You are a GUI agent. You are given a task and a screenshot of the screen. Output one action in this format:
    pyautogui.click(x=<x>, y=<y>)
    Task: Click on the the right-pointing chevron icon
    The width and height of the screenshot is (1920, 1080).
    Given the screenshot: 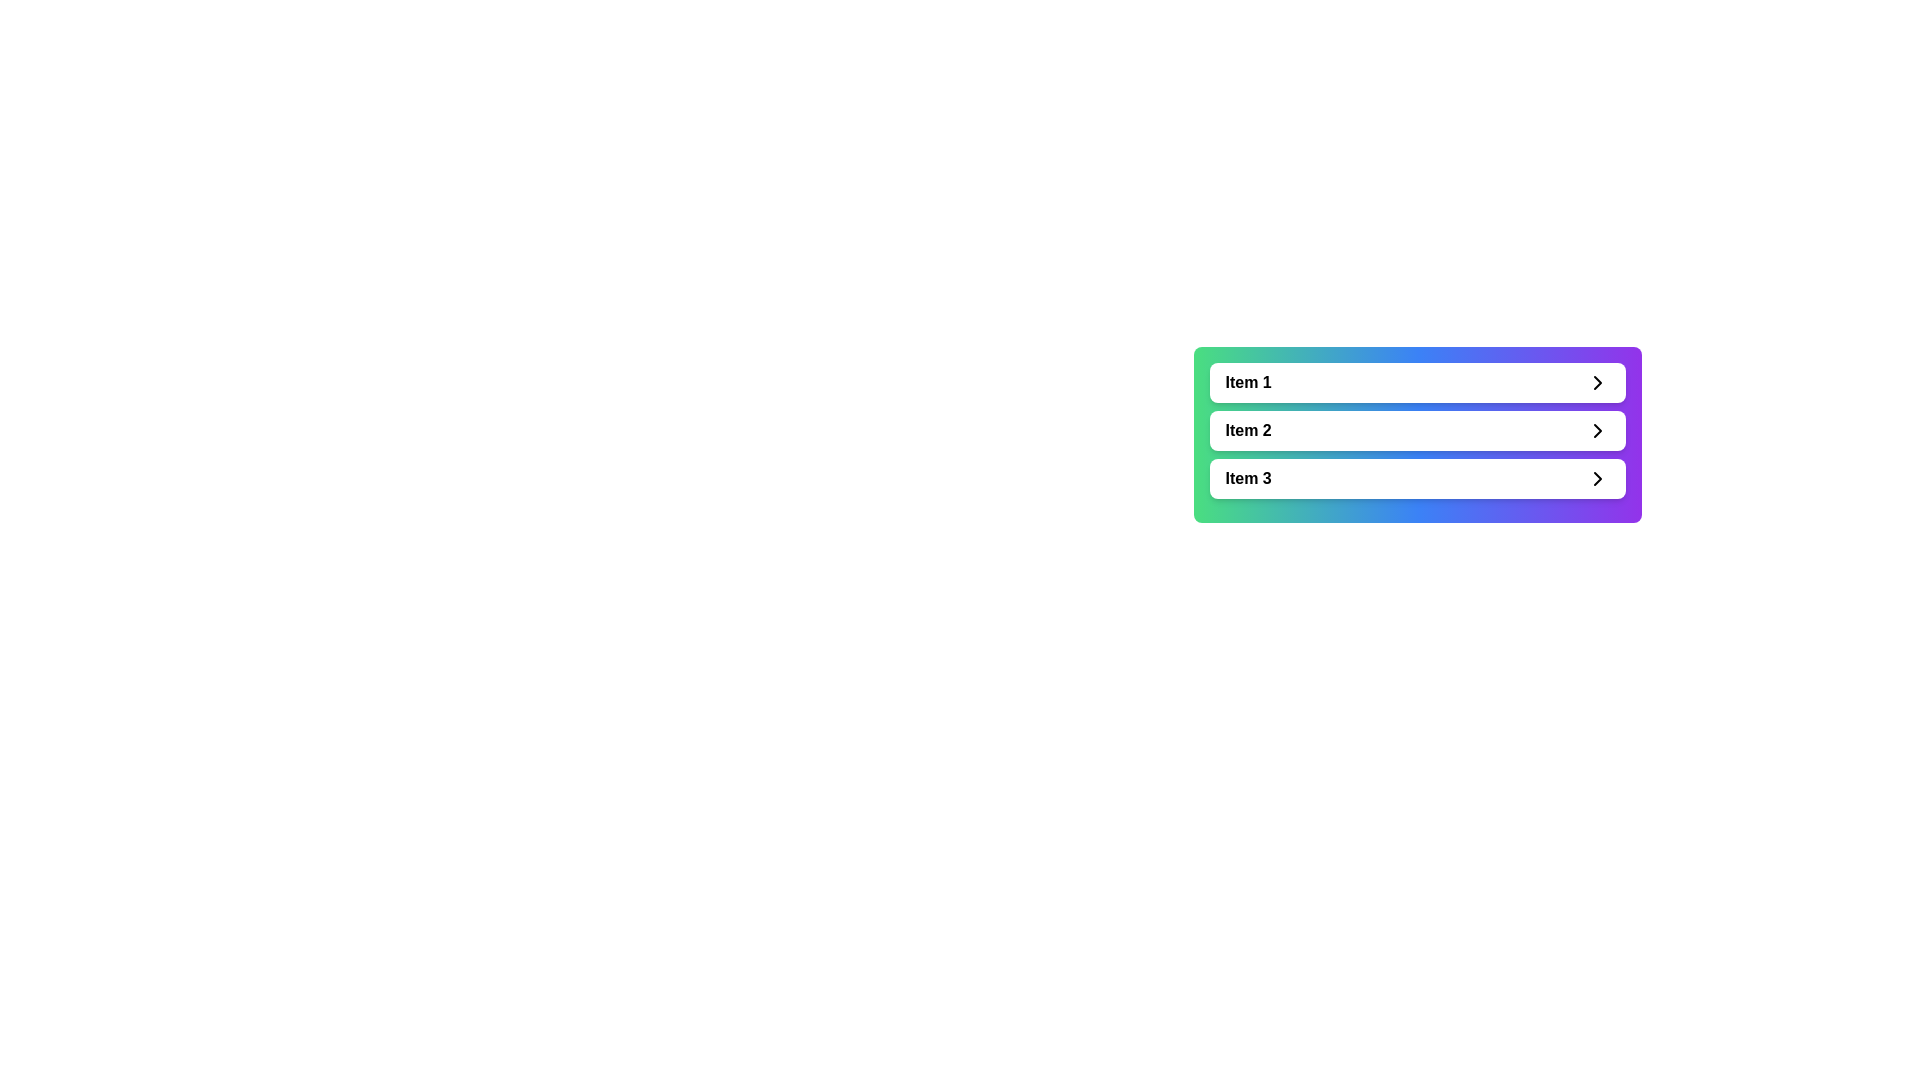 What is the action you would take?
    pyautogui.click(x=1596, y=382)
    